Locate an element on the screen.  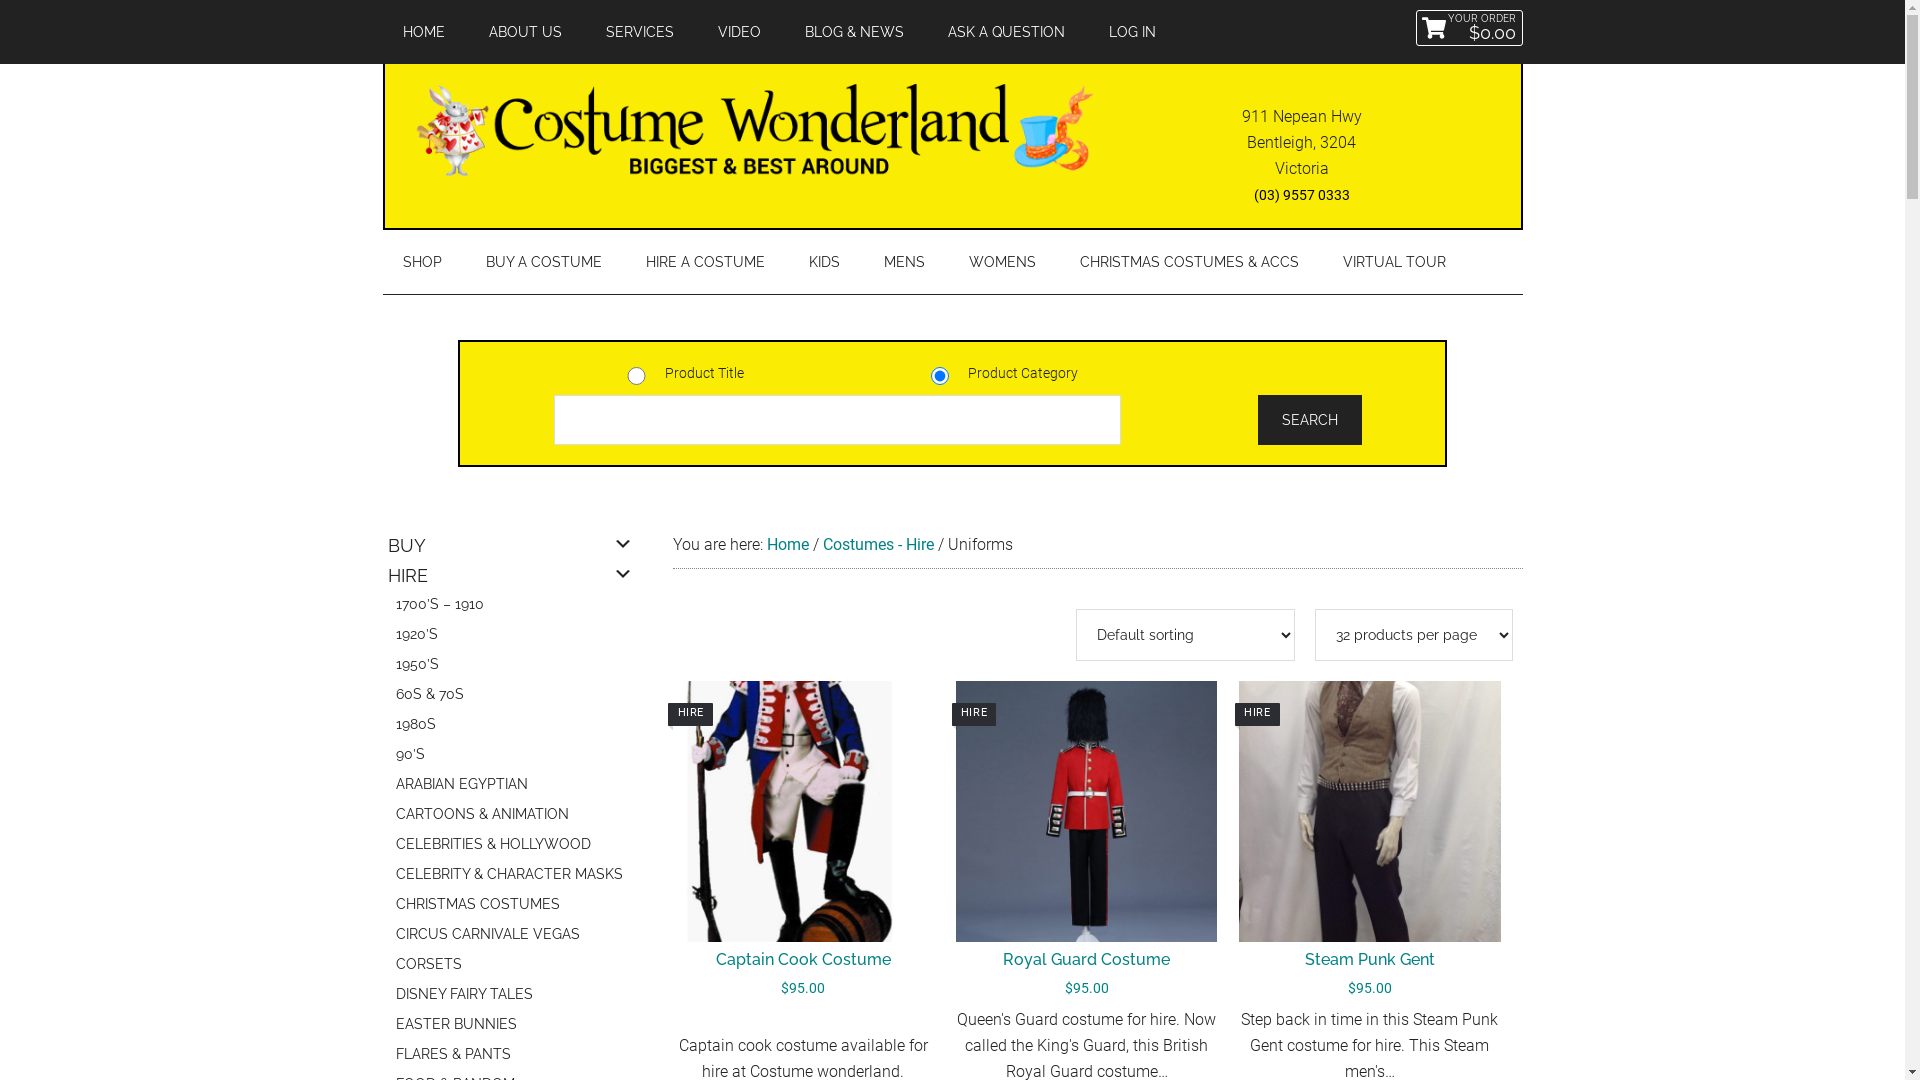
'EASTER BUNNIES' is located at coordinates (389, 1026).